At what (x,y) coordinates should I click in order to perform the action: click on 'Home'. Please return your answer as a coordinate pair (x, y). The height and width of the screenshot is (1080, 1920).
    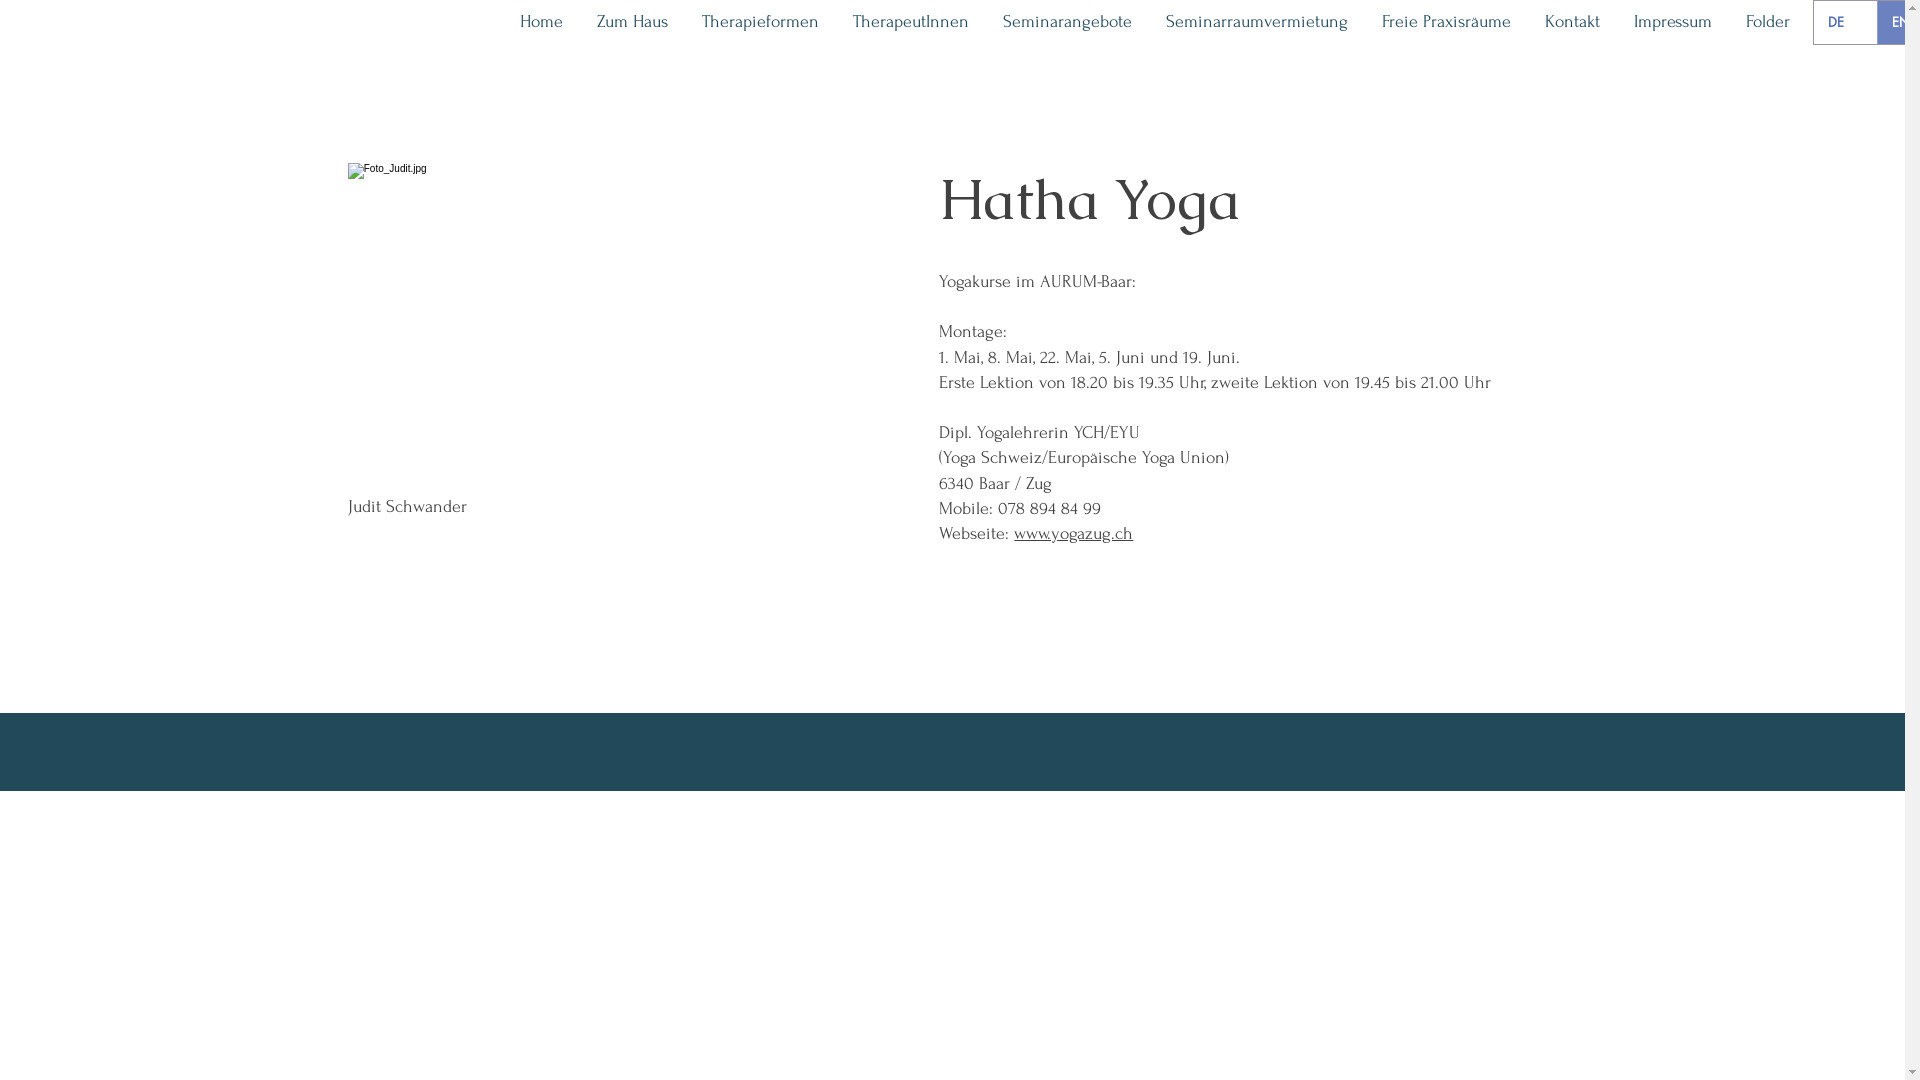
    Looking at the image, I should click on (541, 22).